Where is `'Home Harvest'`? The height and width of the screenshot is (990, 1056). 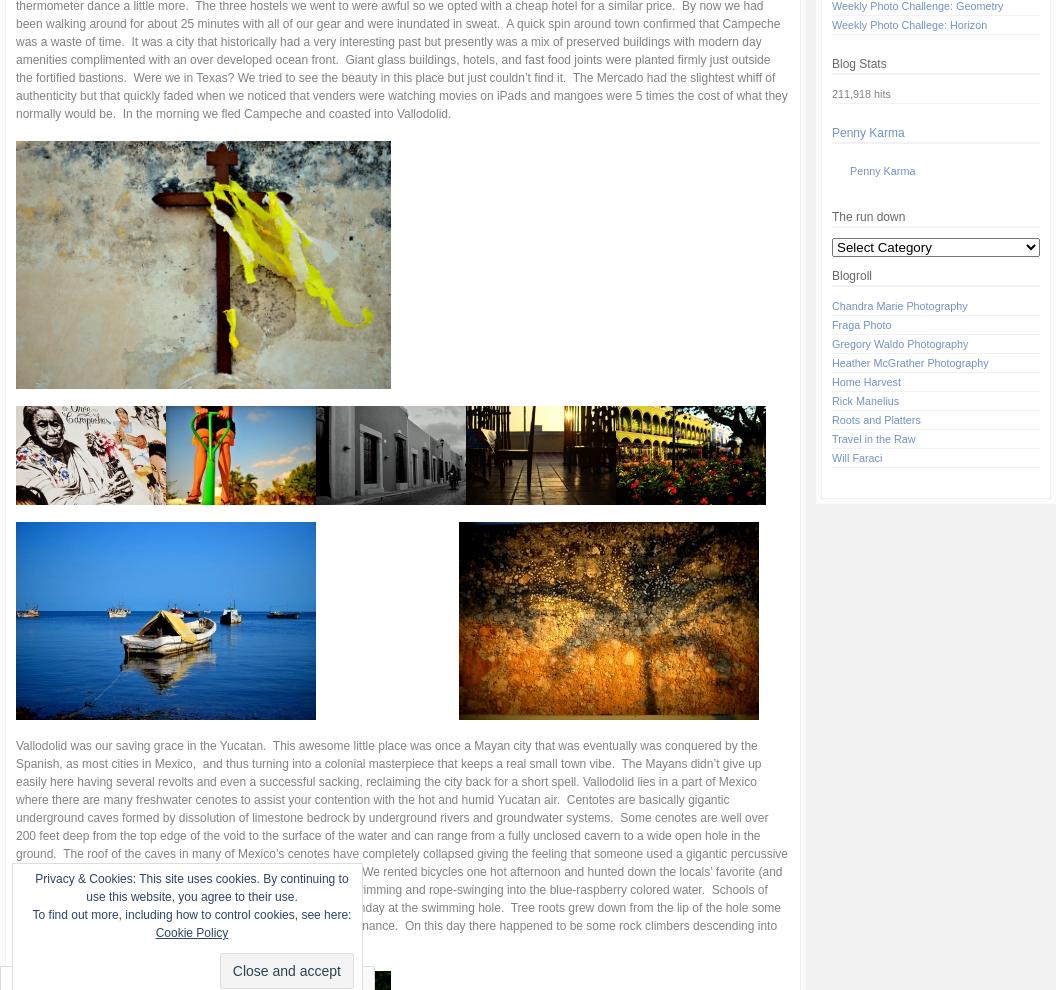 'Home Harvest' is located at coordinates (865, 382).